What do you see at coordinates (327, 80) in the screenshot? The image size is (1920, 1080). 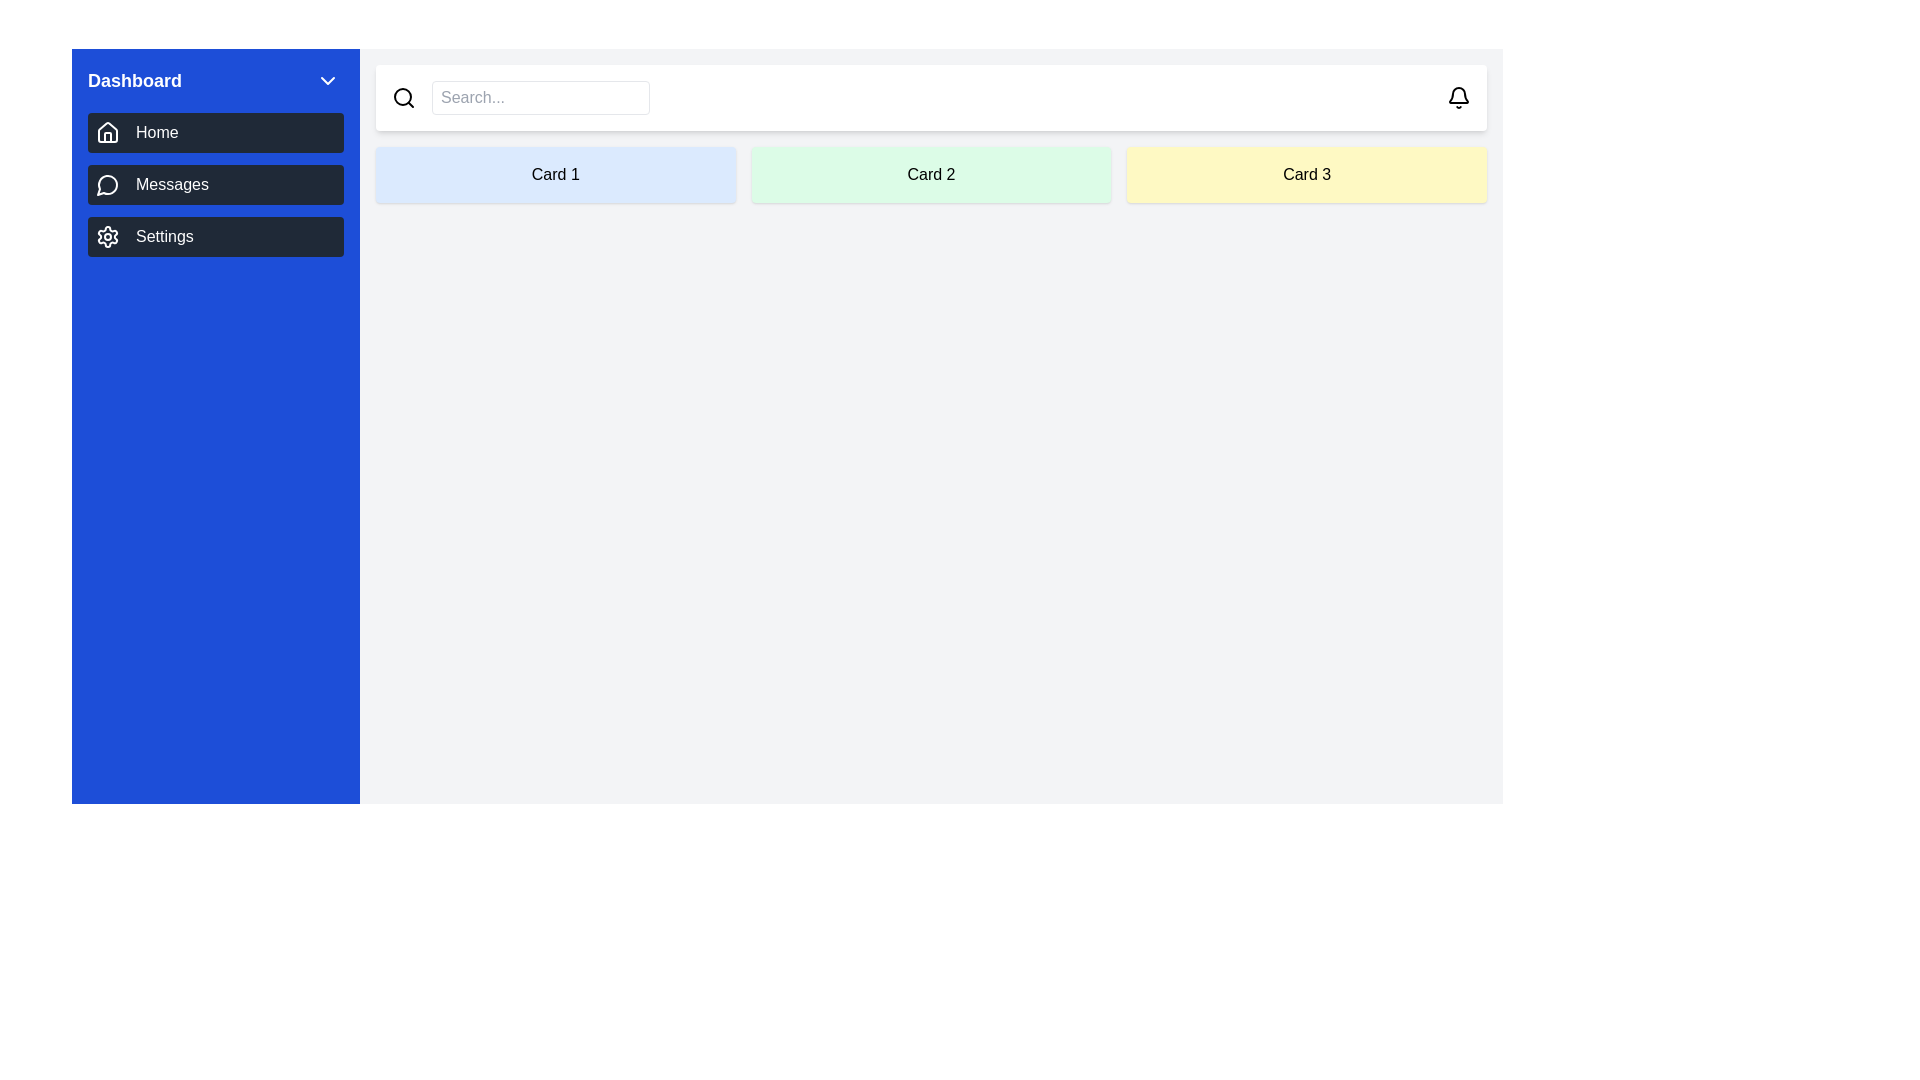 I see `the toggle button located in the top-right corner of the blue side navigation bar` at bounding box center [327, 80].